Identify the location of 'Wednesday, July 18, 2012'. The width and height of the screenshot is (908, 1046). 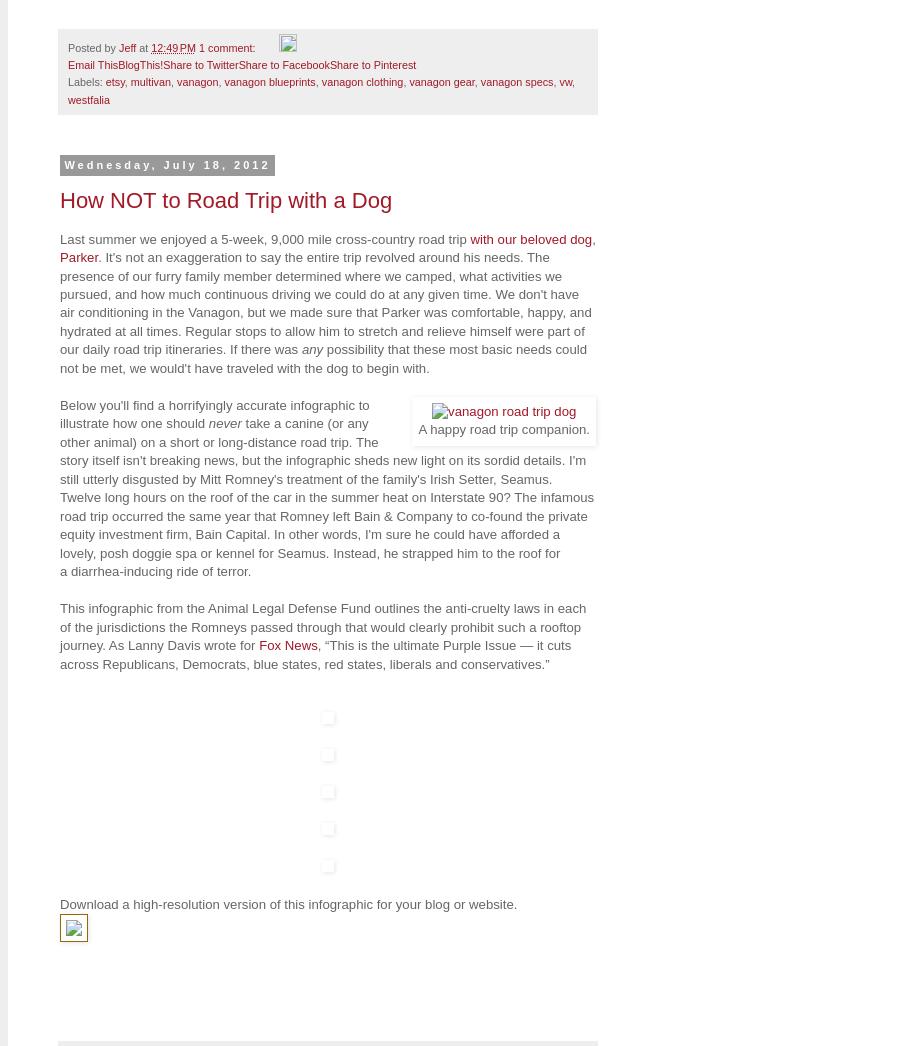
(165, 164).